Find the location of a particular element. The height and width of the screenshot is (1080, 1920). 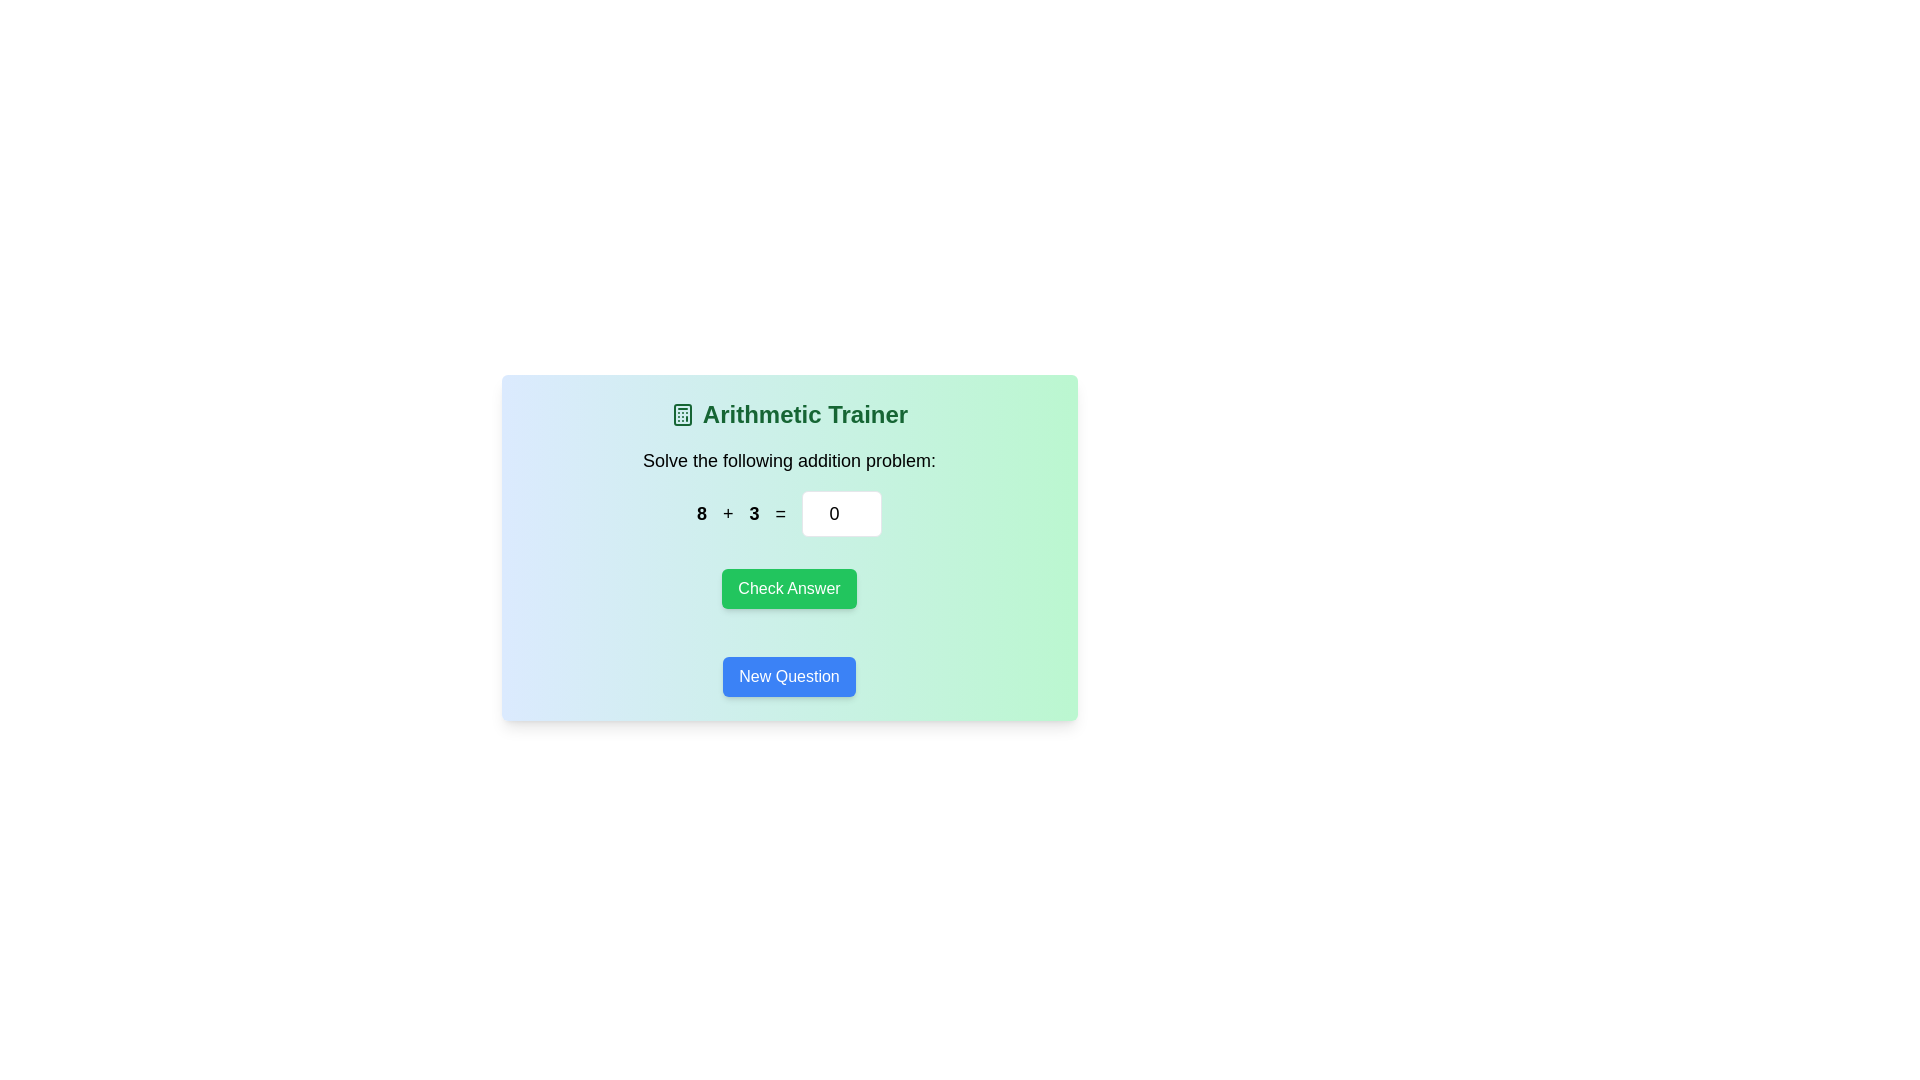

the adjacent components of the title text label for the arithmetic training application, located at the top center of the card layout is located at coordinates (788, 414).